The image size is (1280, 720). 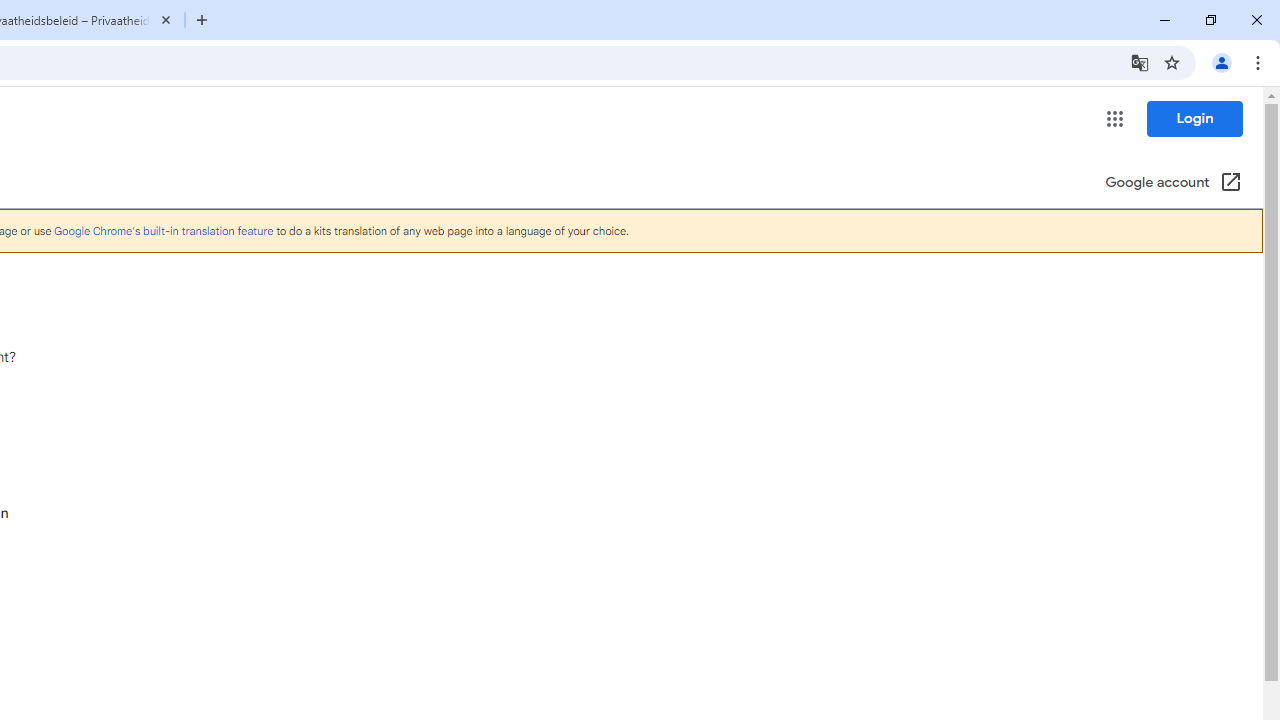 I want to click on 'Google Account (Opens in new window)', so click(x=1173, y=183).